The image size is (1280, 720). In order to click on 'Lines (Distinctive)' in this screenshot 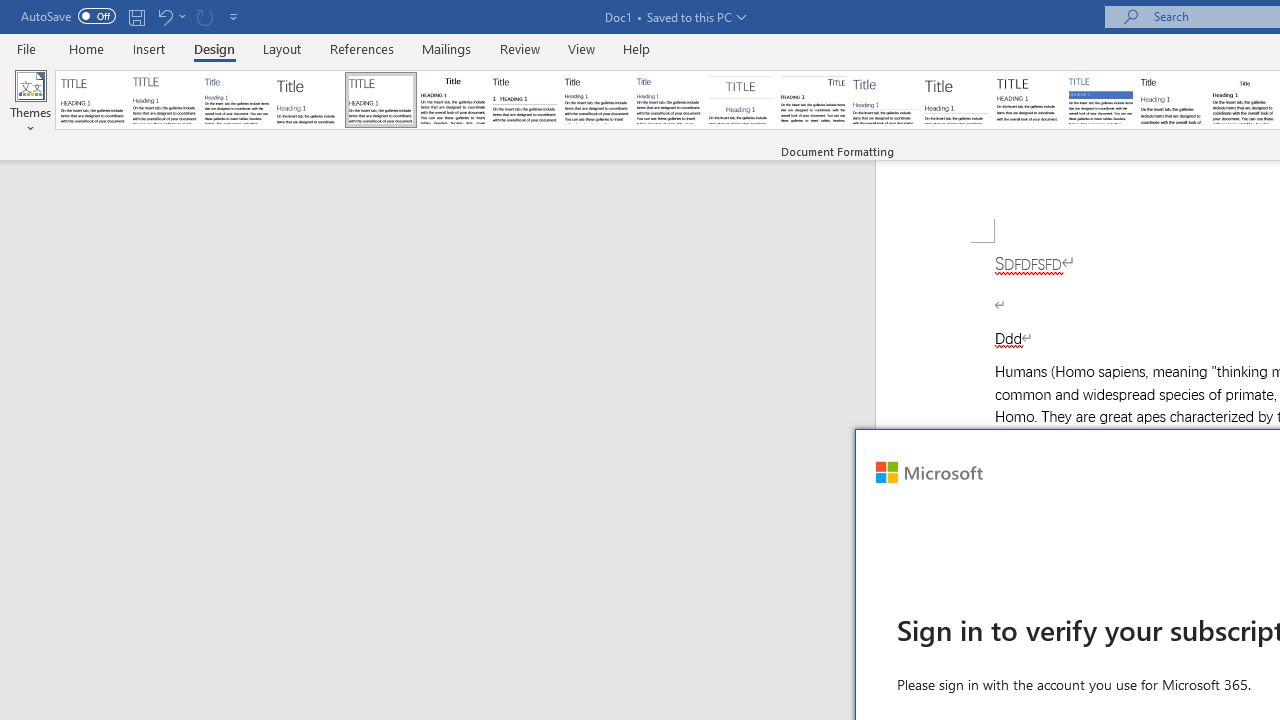, I will do `click(812, 100)`.